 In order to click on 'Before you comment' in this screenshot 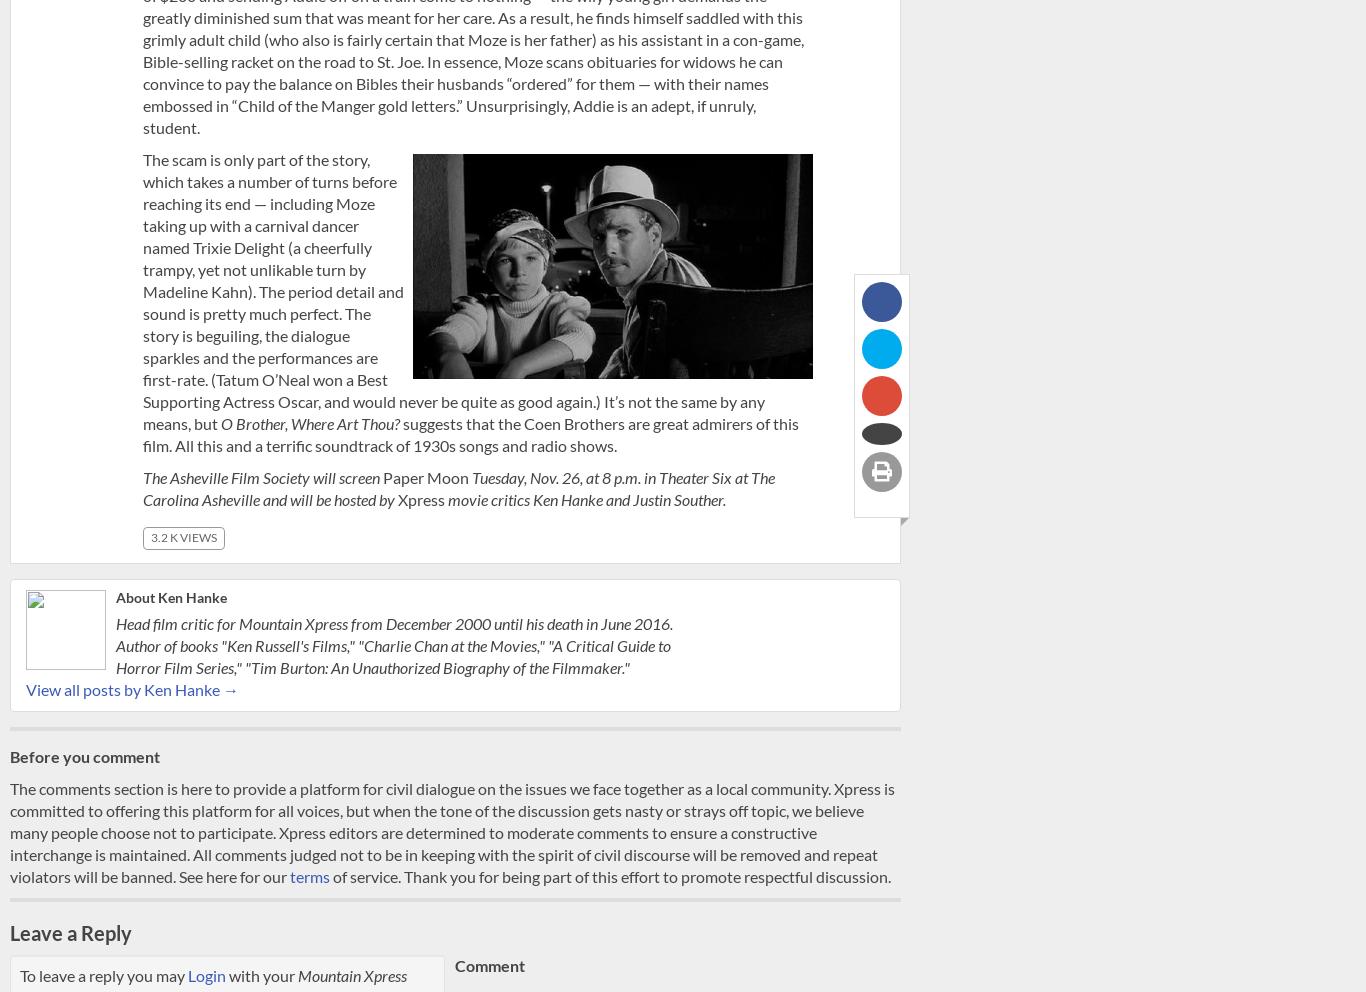, I will do `click(84, 754)`.